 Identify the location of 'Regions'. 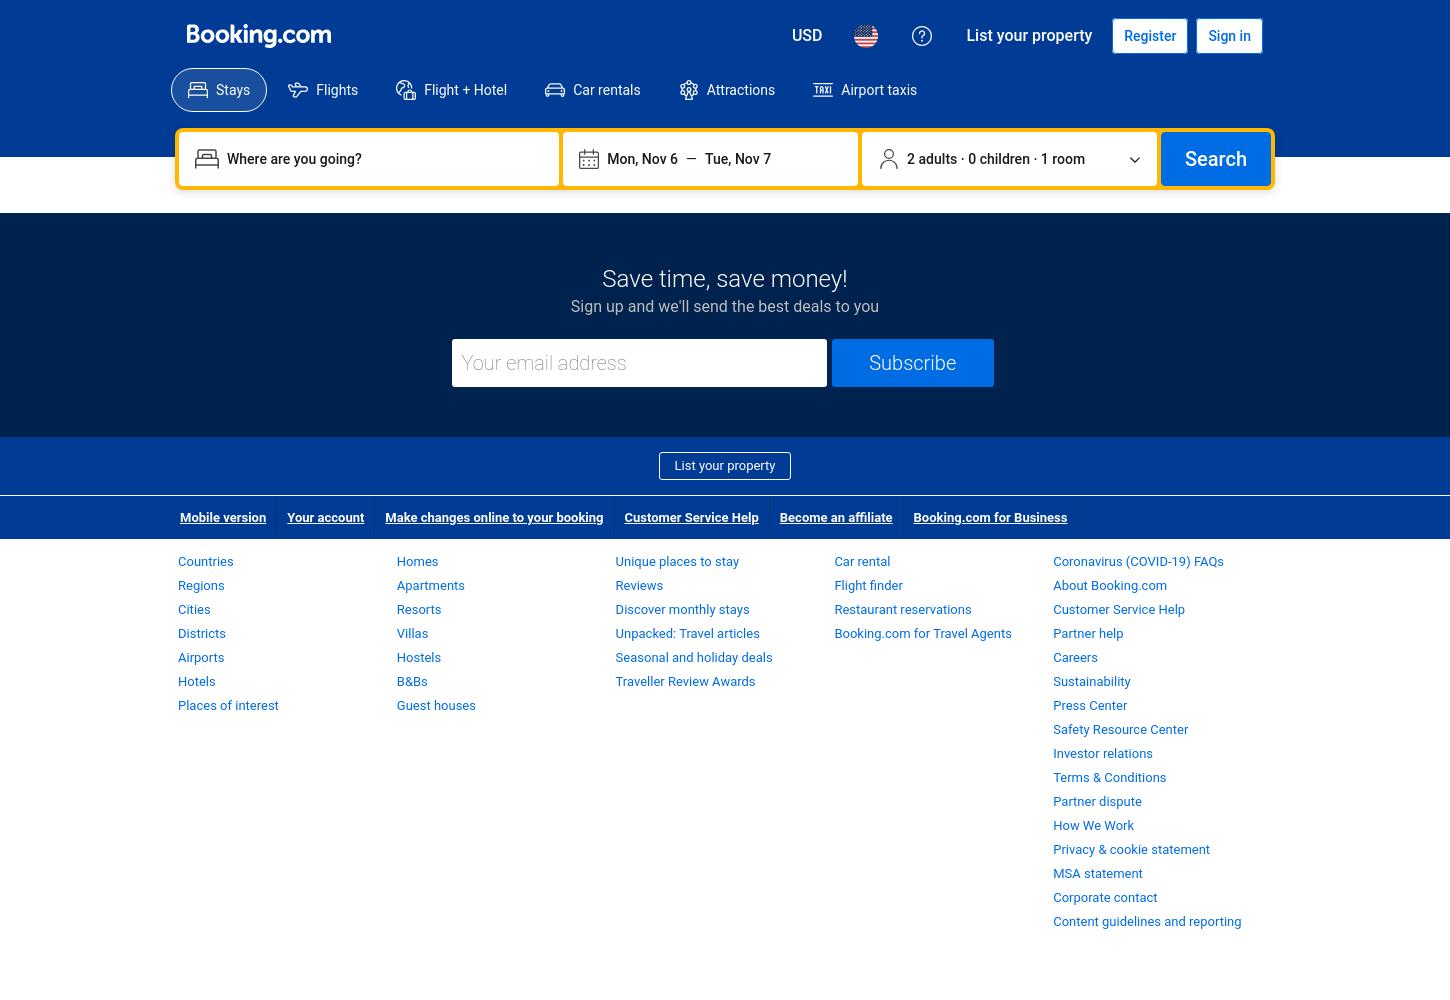
(177, 584).